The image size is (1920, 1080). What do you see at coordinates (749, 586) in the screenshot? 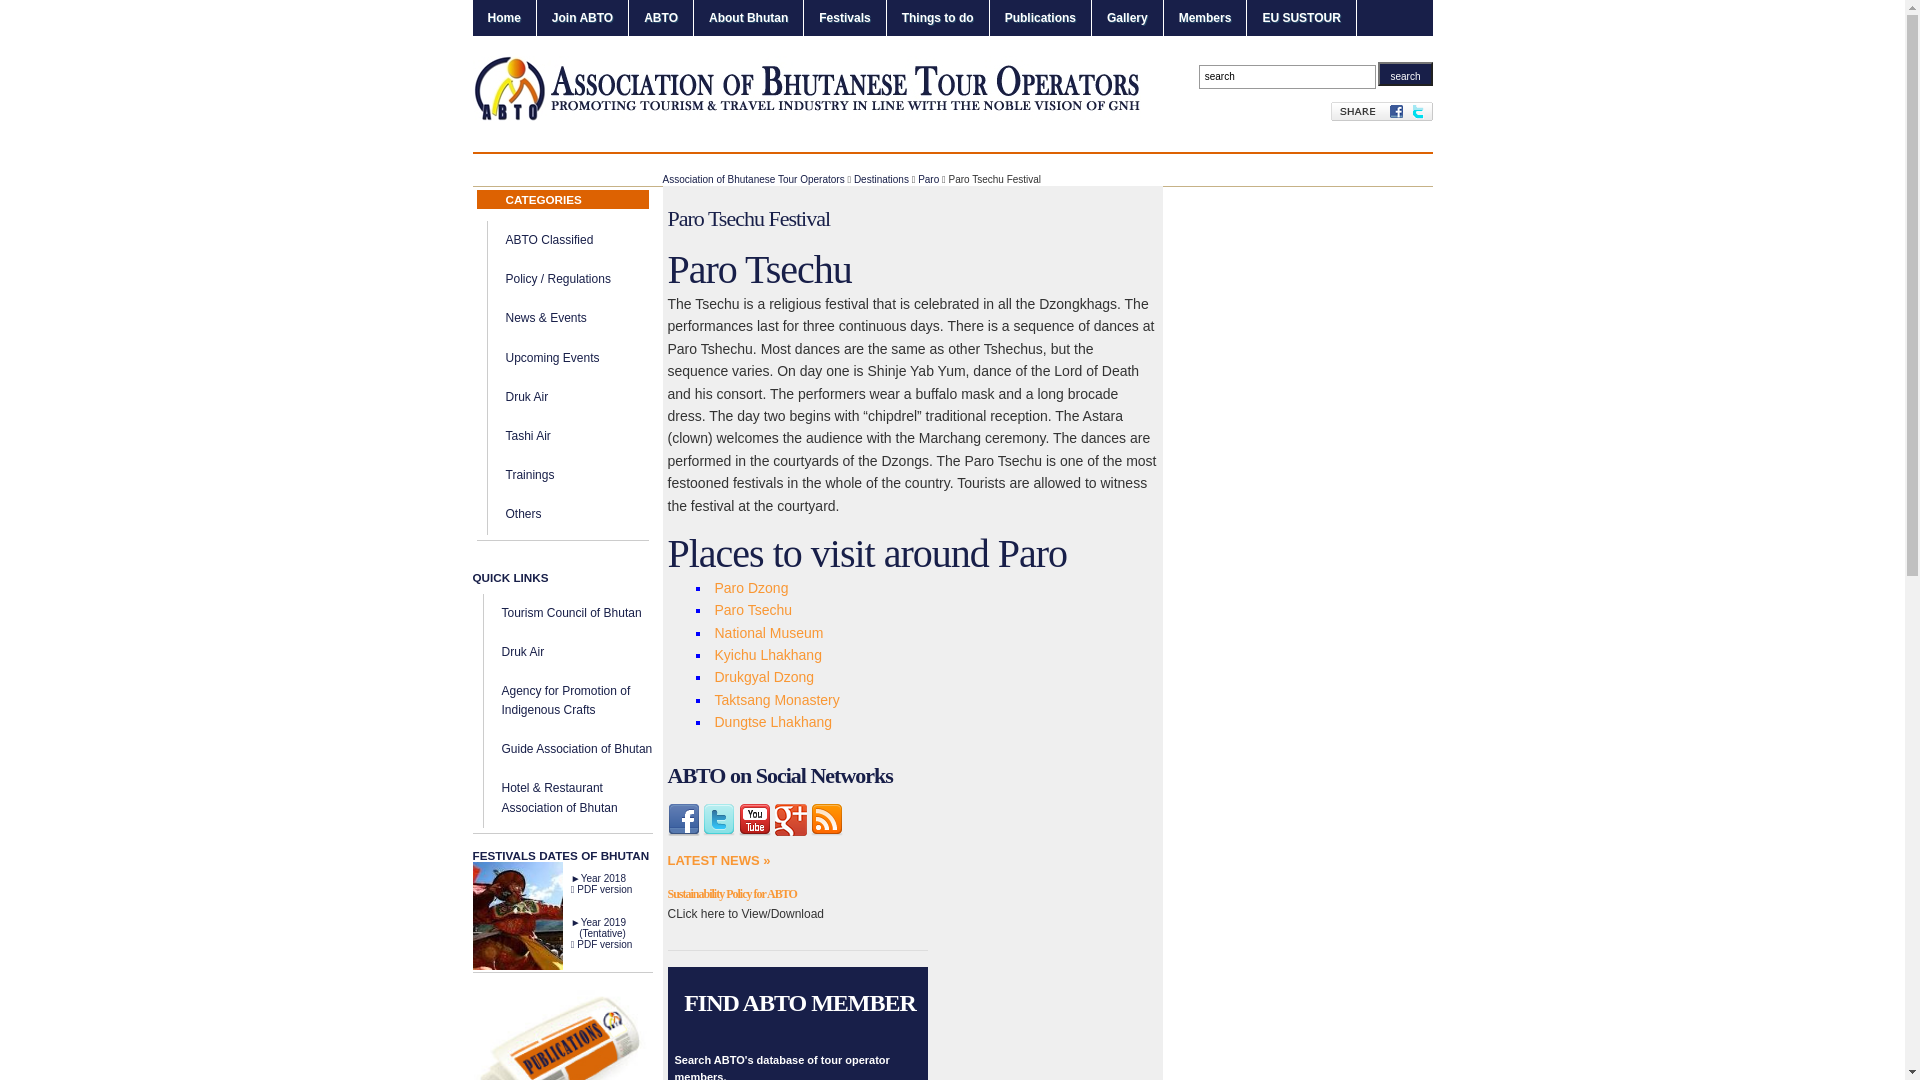
I see `'Paro Dzong'` at bounding box center [749, 586].